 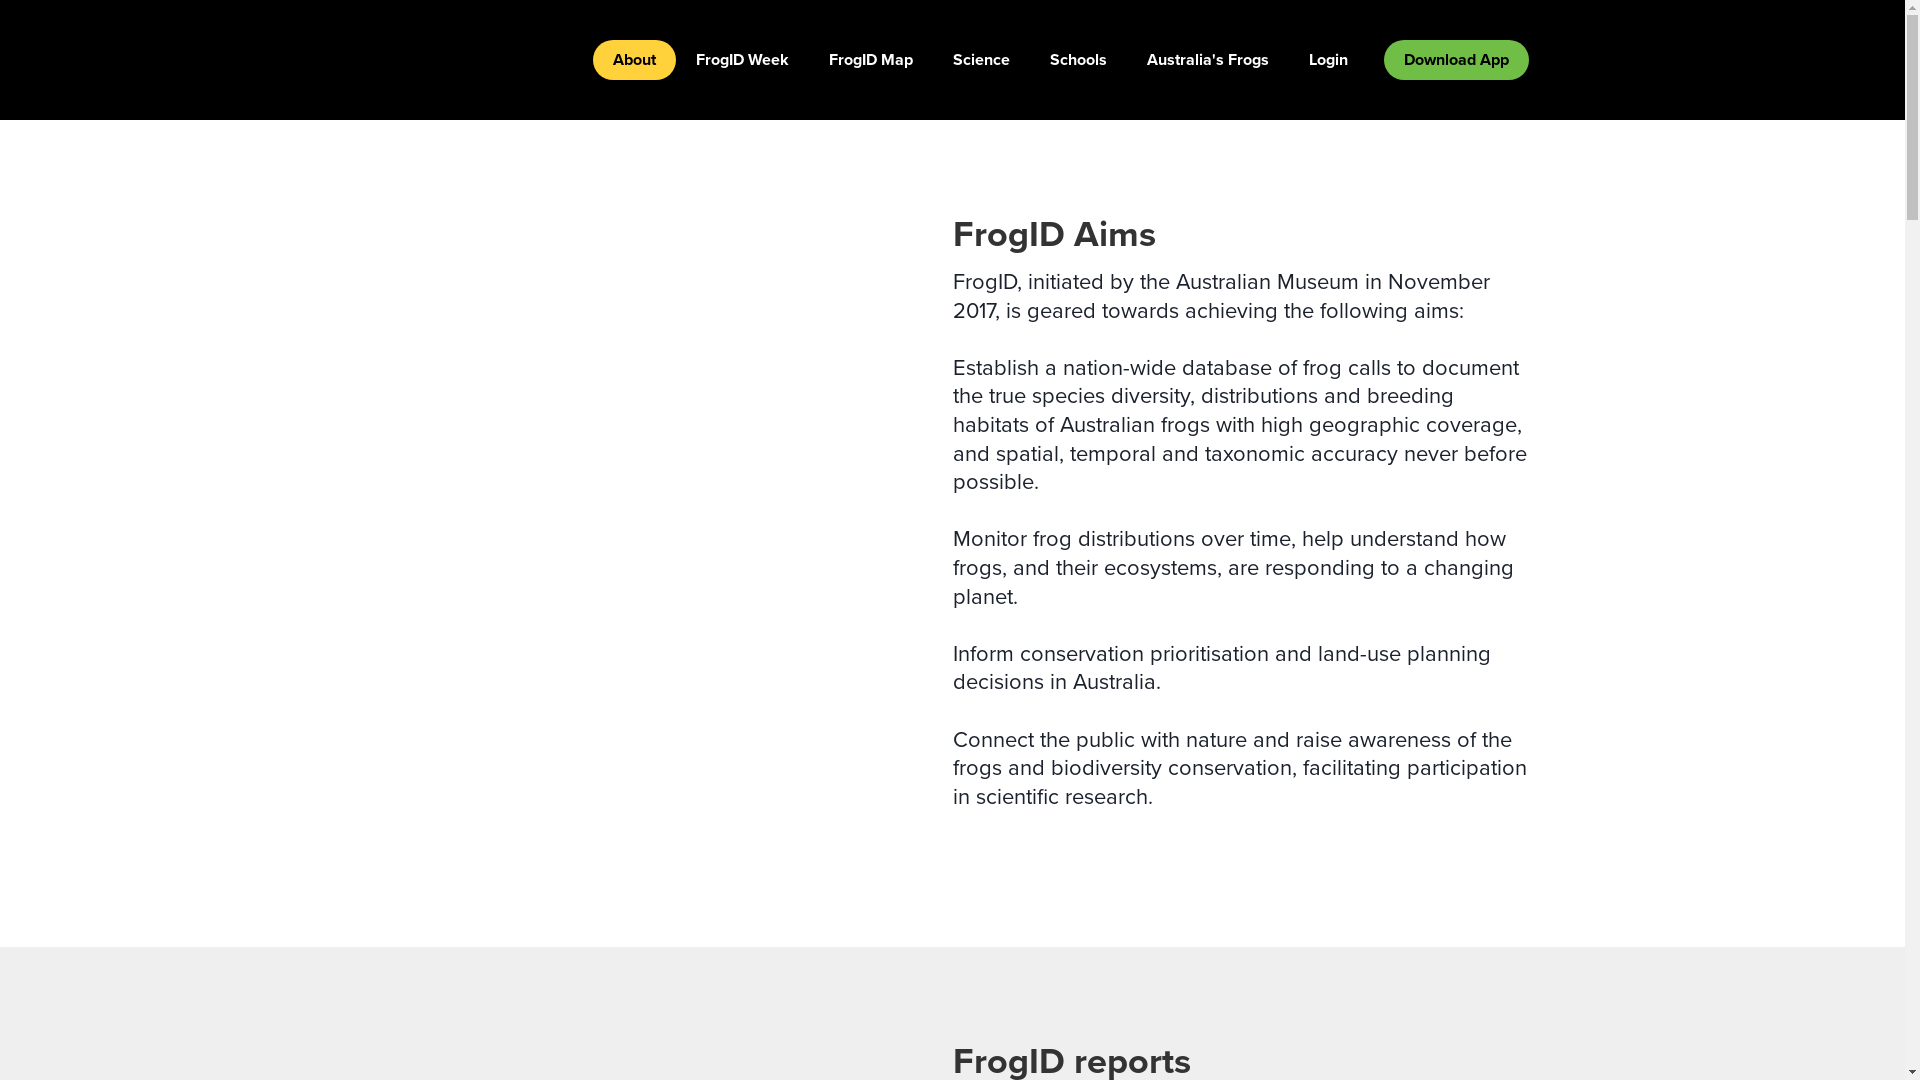 I want to click on 'Australia's Frogs', so click(x=1126, y=57).